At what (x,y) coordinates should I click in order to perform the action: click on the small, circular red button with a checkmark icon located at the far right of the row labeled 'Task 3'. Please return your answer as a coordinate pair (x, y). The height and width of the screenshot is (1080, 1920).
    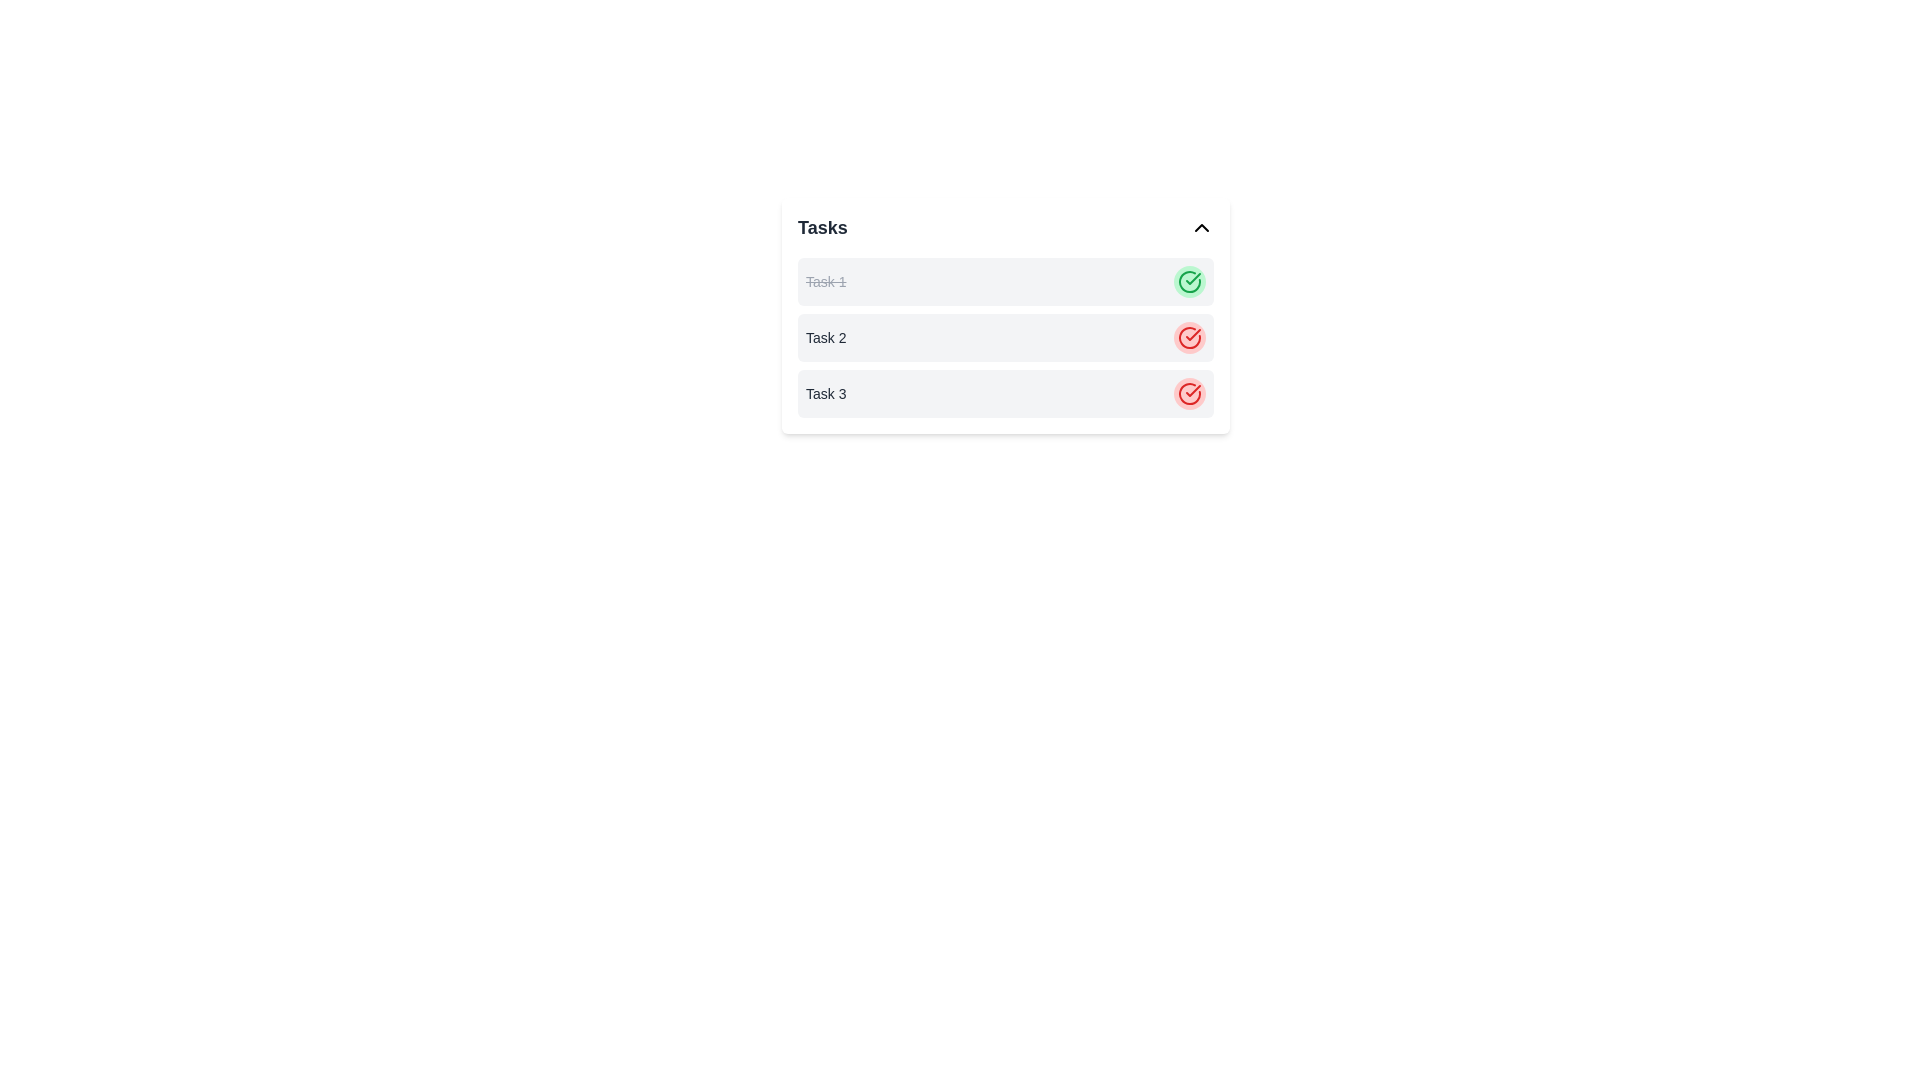
    Looking at the image, I should click on (1190, 393).